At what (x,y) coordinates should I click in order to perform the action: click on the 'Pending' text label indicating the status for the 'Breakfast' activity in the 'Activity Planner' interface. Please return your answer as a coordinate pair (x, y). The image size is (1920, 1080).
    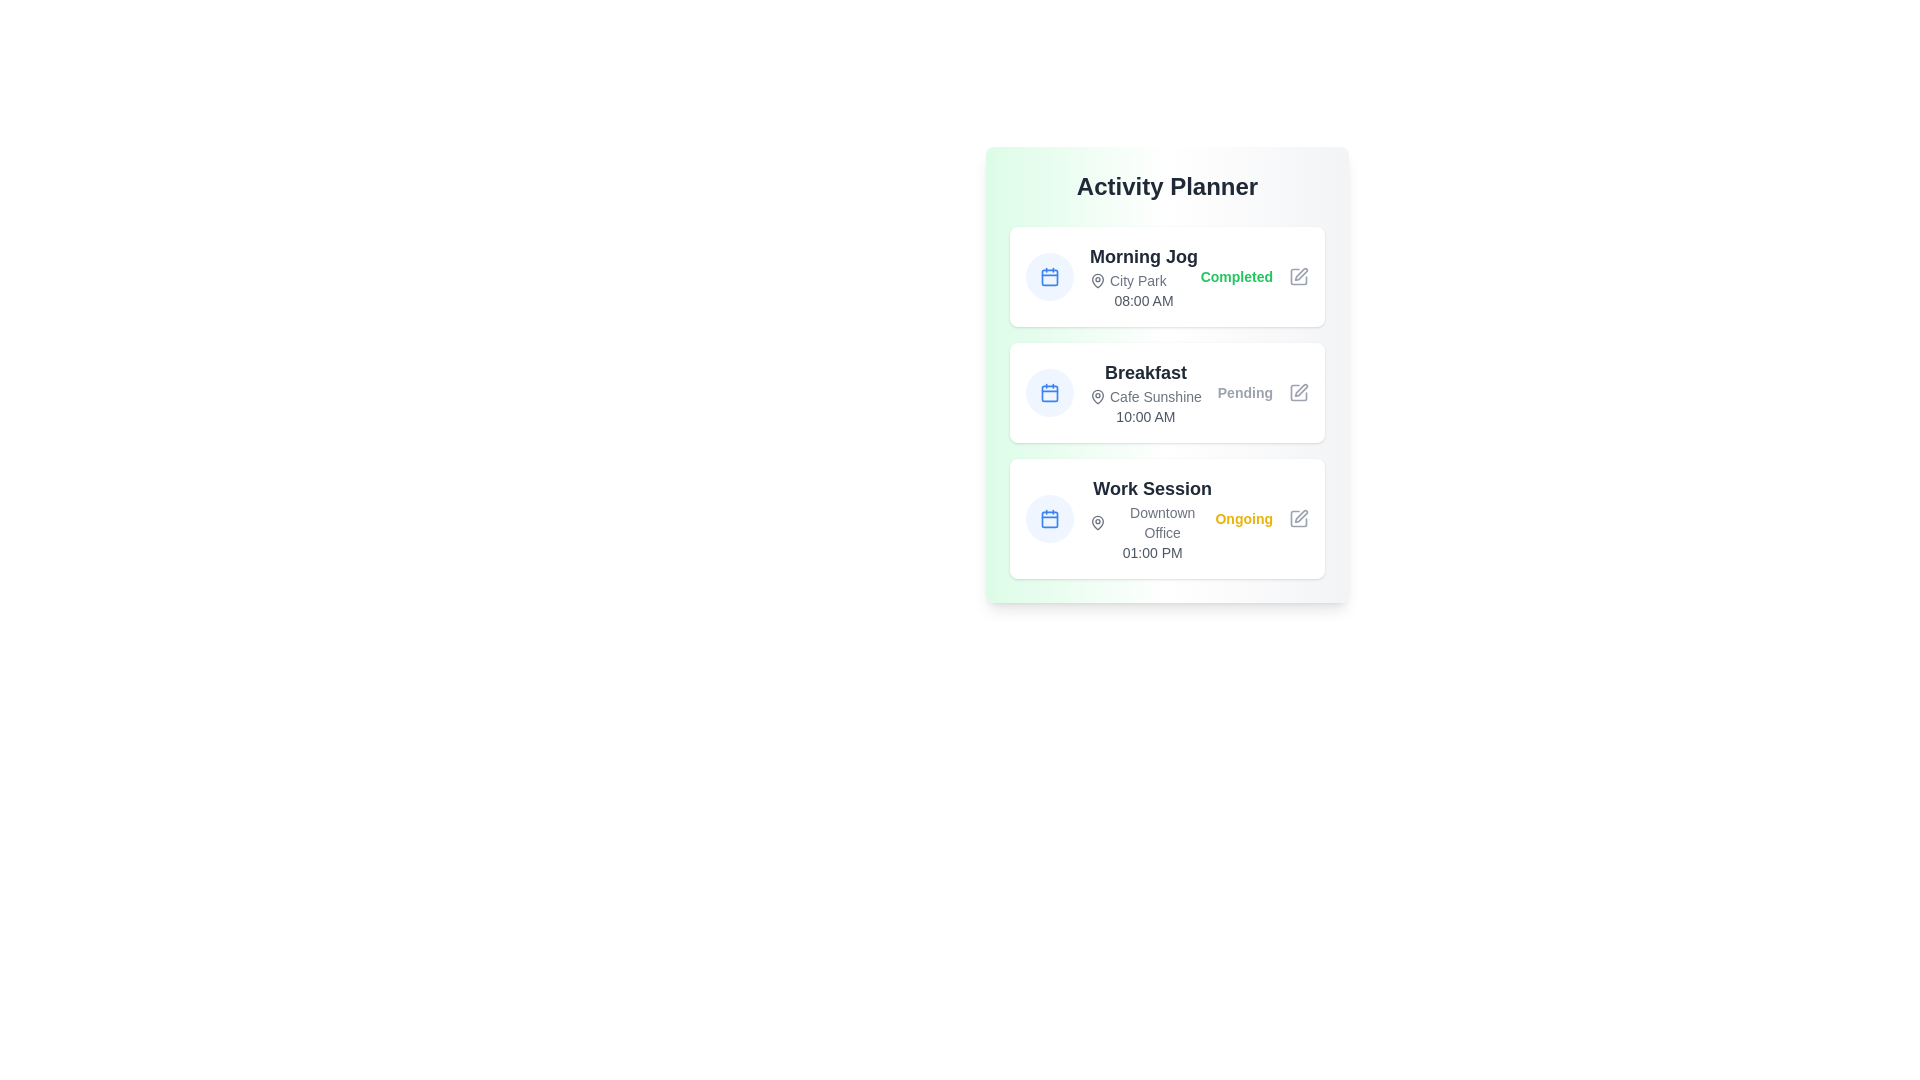
    Looking at the image, I should click on (1244, 393).